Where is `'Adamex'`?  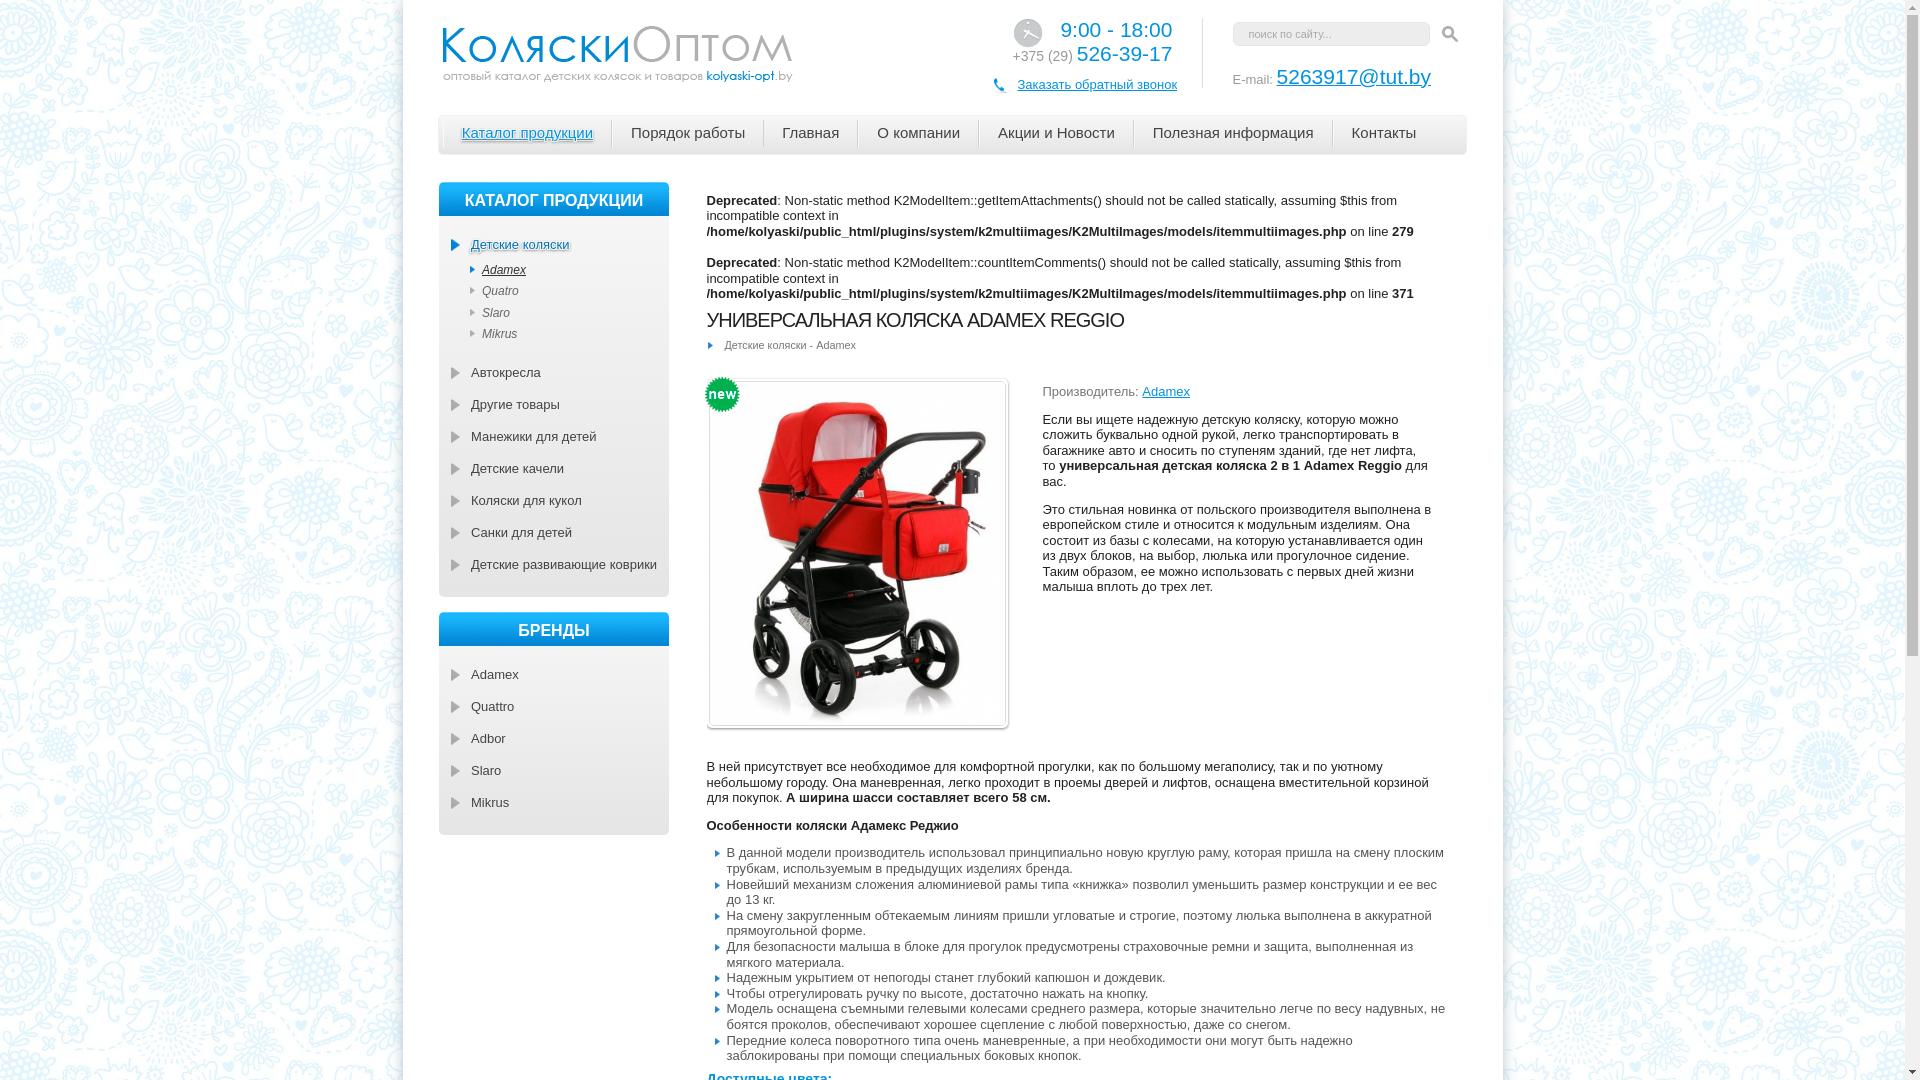 'Adamex' is located at coordinates (571, 270).